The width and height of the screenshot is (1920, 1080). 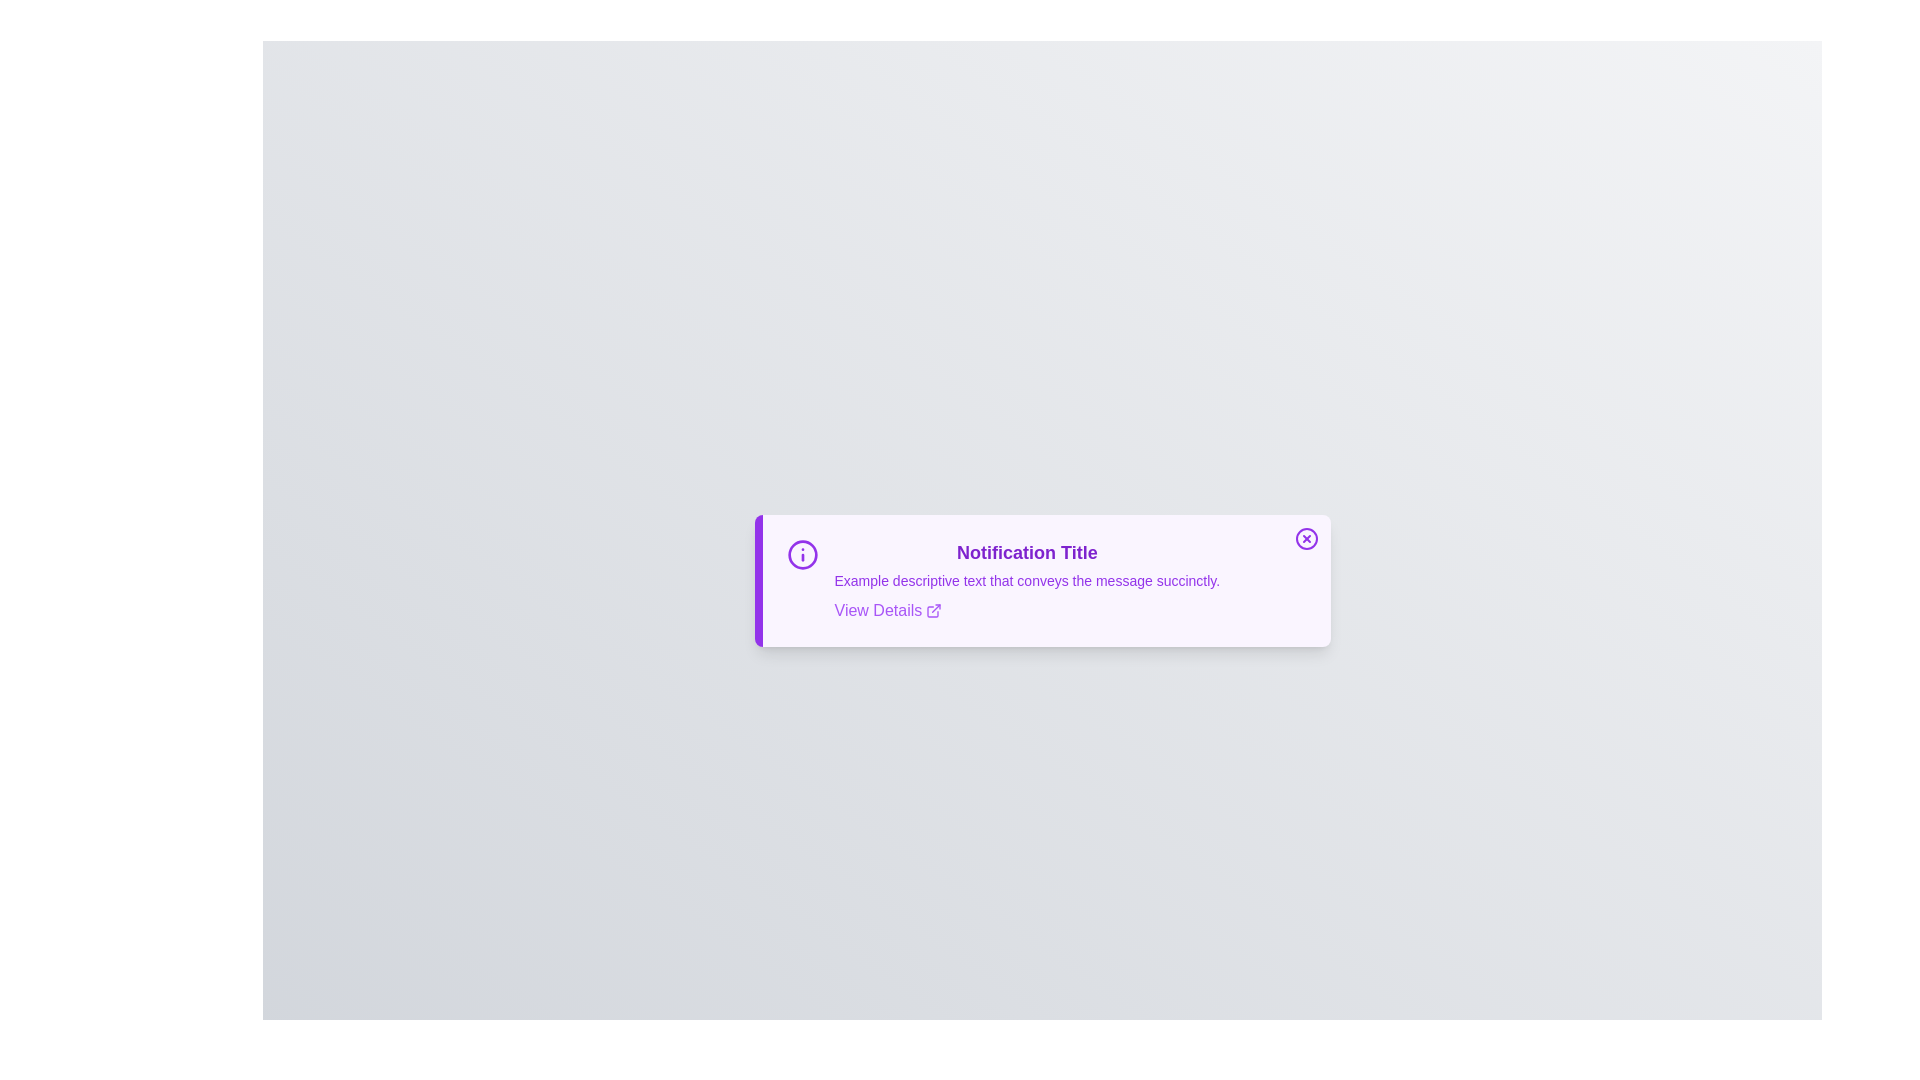 I want to click on the 'View Details' button to reveal additional details, so click(x=887, y=609).